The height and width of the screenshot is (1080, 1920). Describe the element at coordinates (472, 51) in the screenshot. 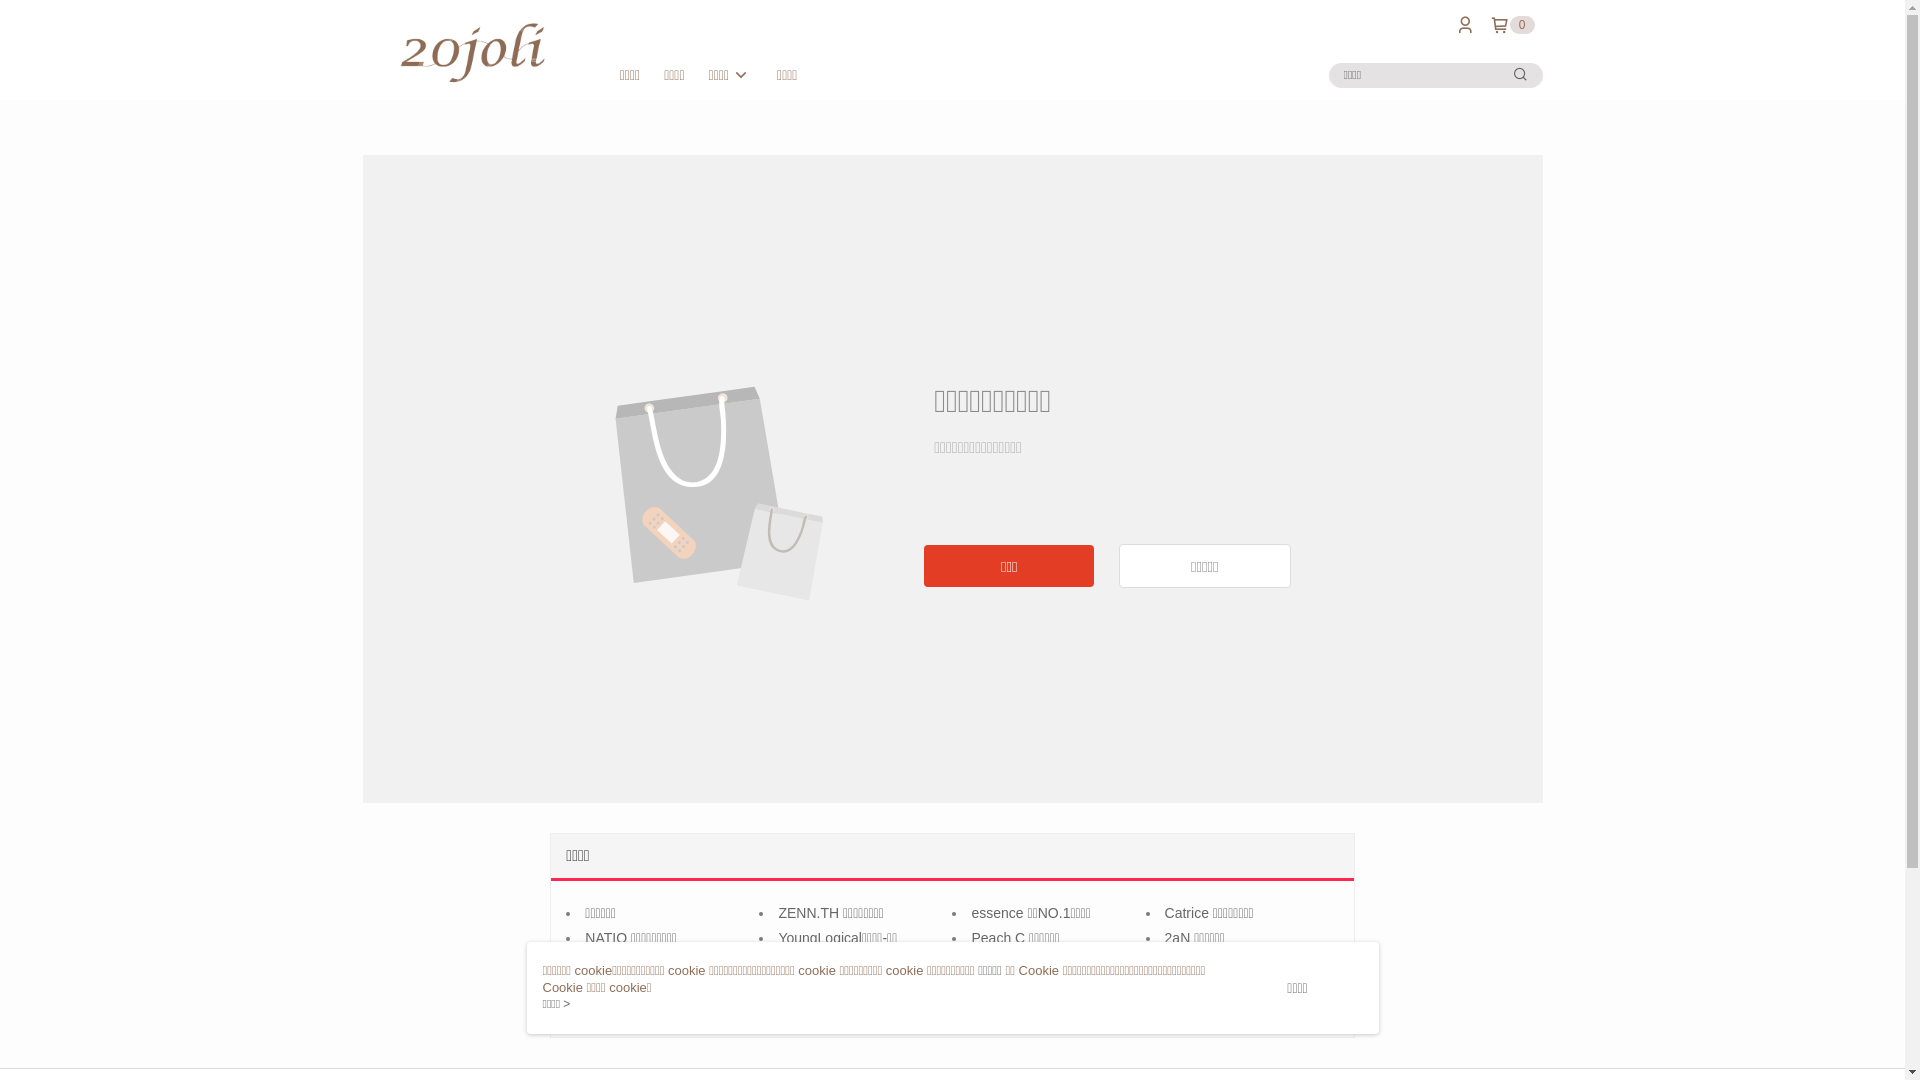

I see `'20 Joli'` at that location.